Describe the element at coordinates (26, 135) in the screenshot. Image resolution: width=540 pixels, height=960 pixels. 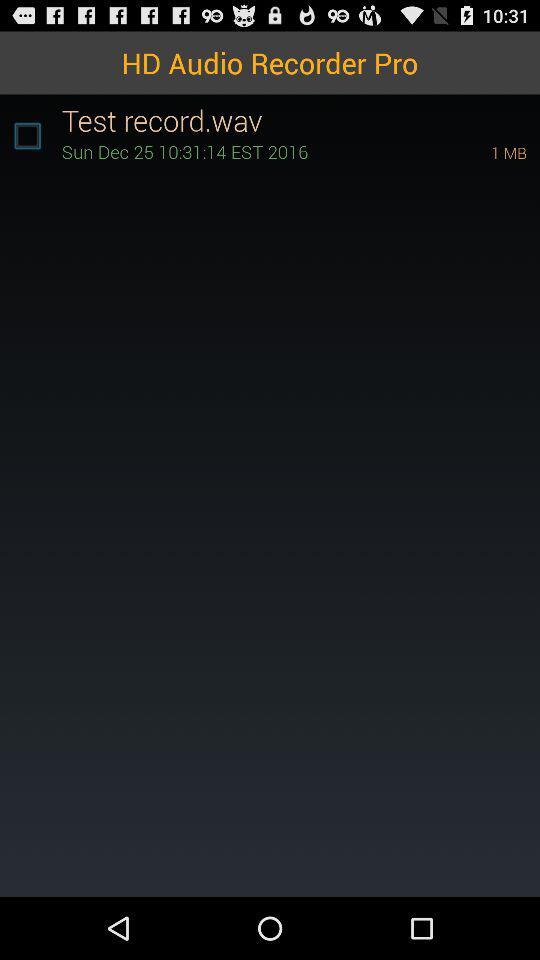
I see `the icon next to test record.wav item` at that location.